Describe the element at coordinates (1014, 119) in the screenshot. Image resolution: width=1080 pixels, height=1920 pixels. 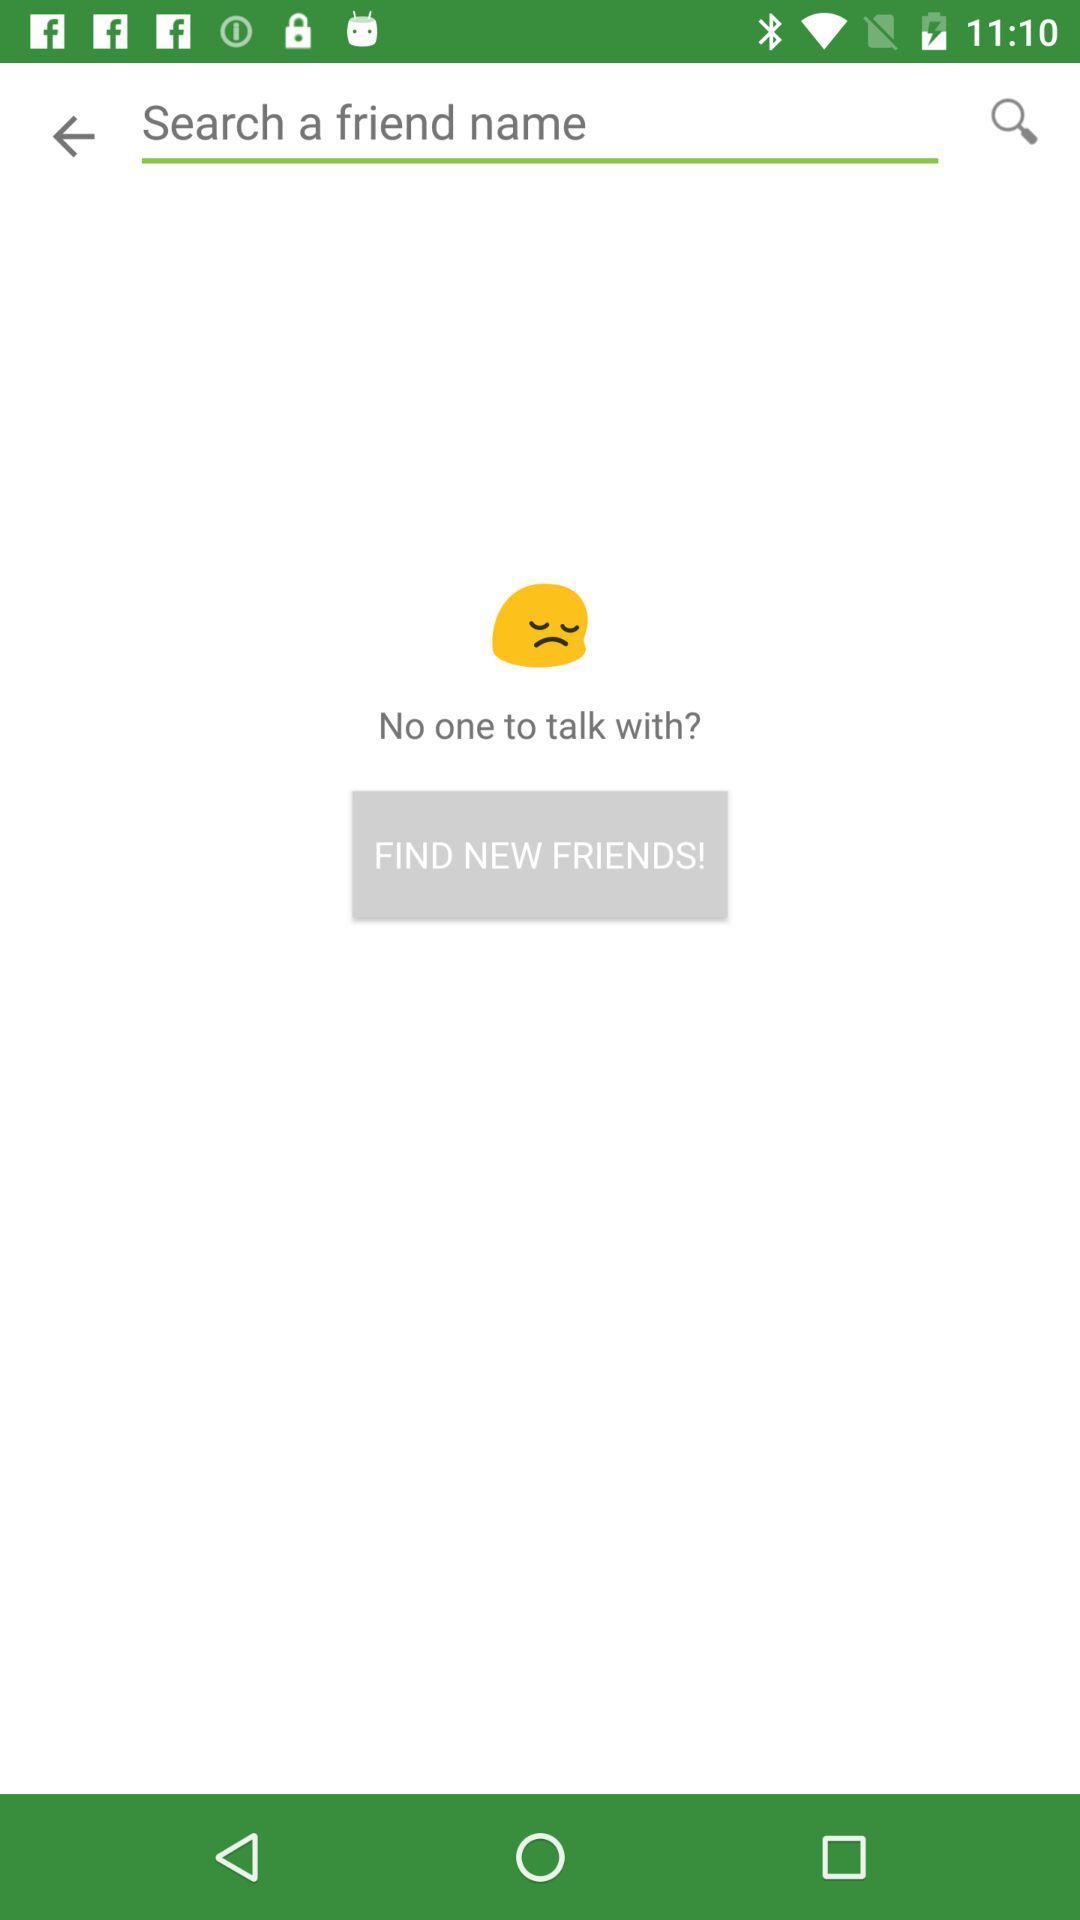
I see `search for items` at that location.